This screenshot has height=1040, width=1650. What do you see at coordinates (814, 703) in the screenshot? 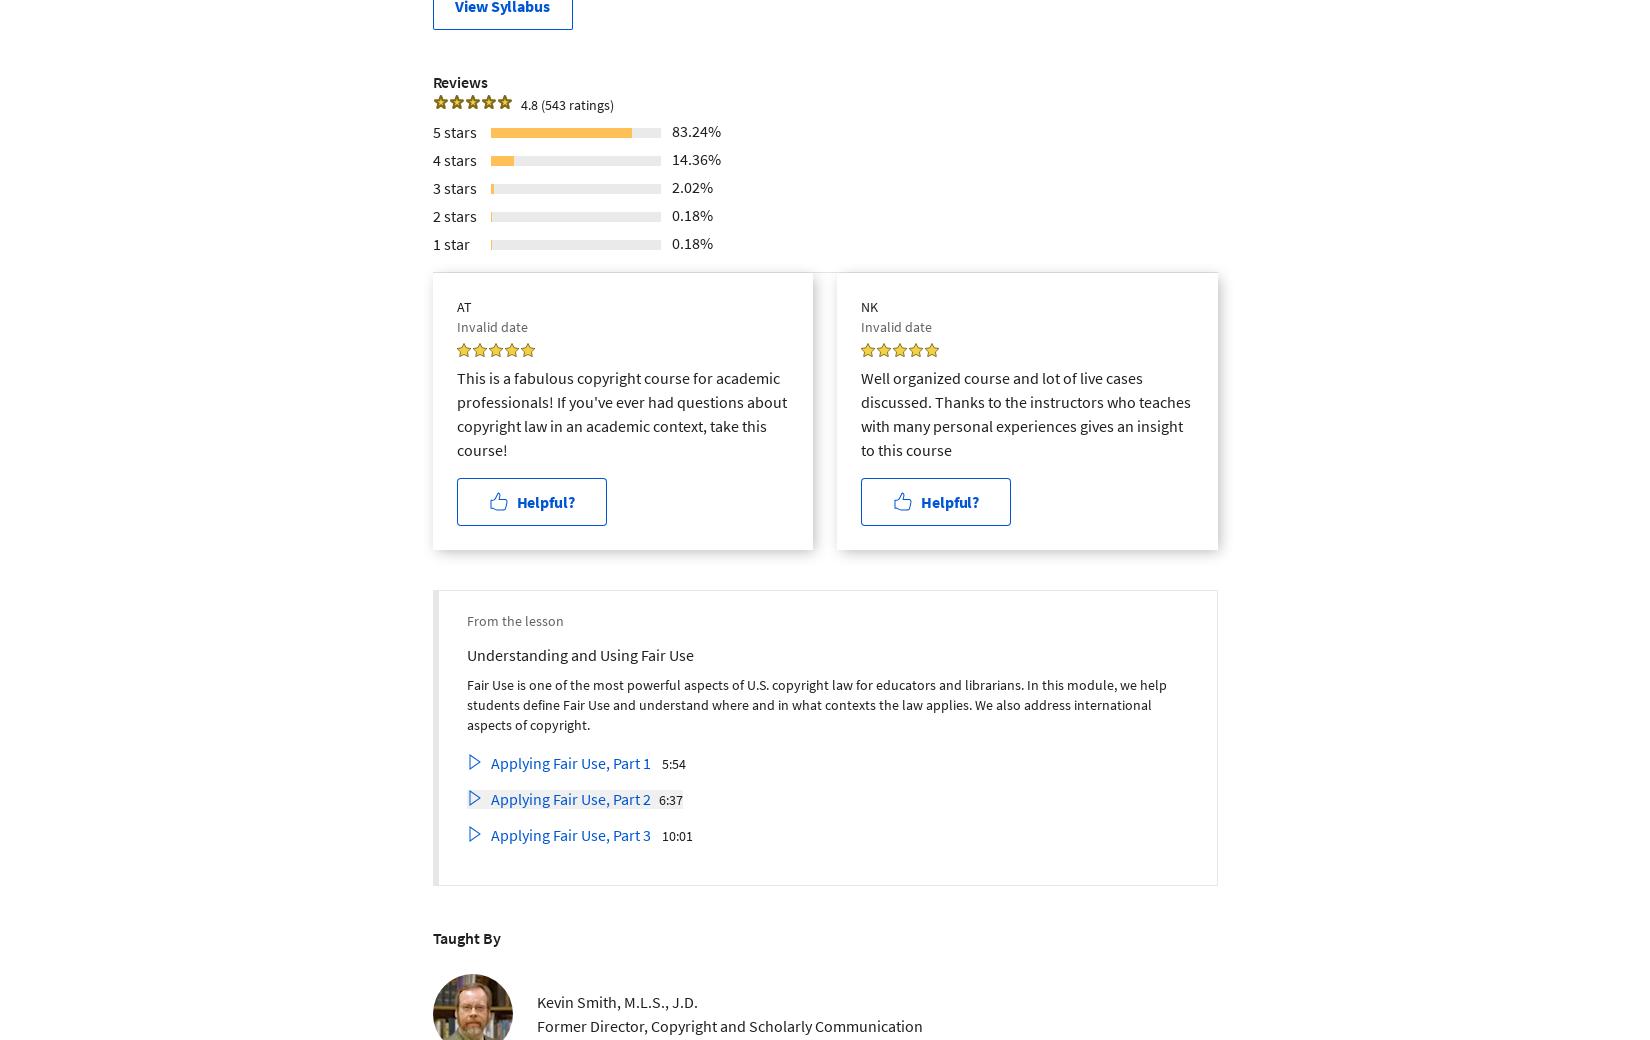
I see `'Fair Use is one of the most powerful aspects of U.S. copyright law for educators and librarians.  In this module, we help students define Fair Use and understand where and in what contexts the law applies.  We also address international aspects of copyright.'` at bounding box center [814, 703].